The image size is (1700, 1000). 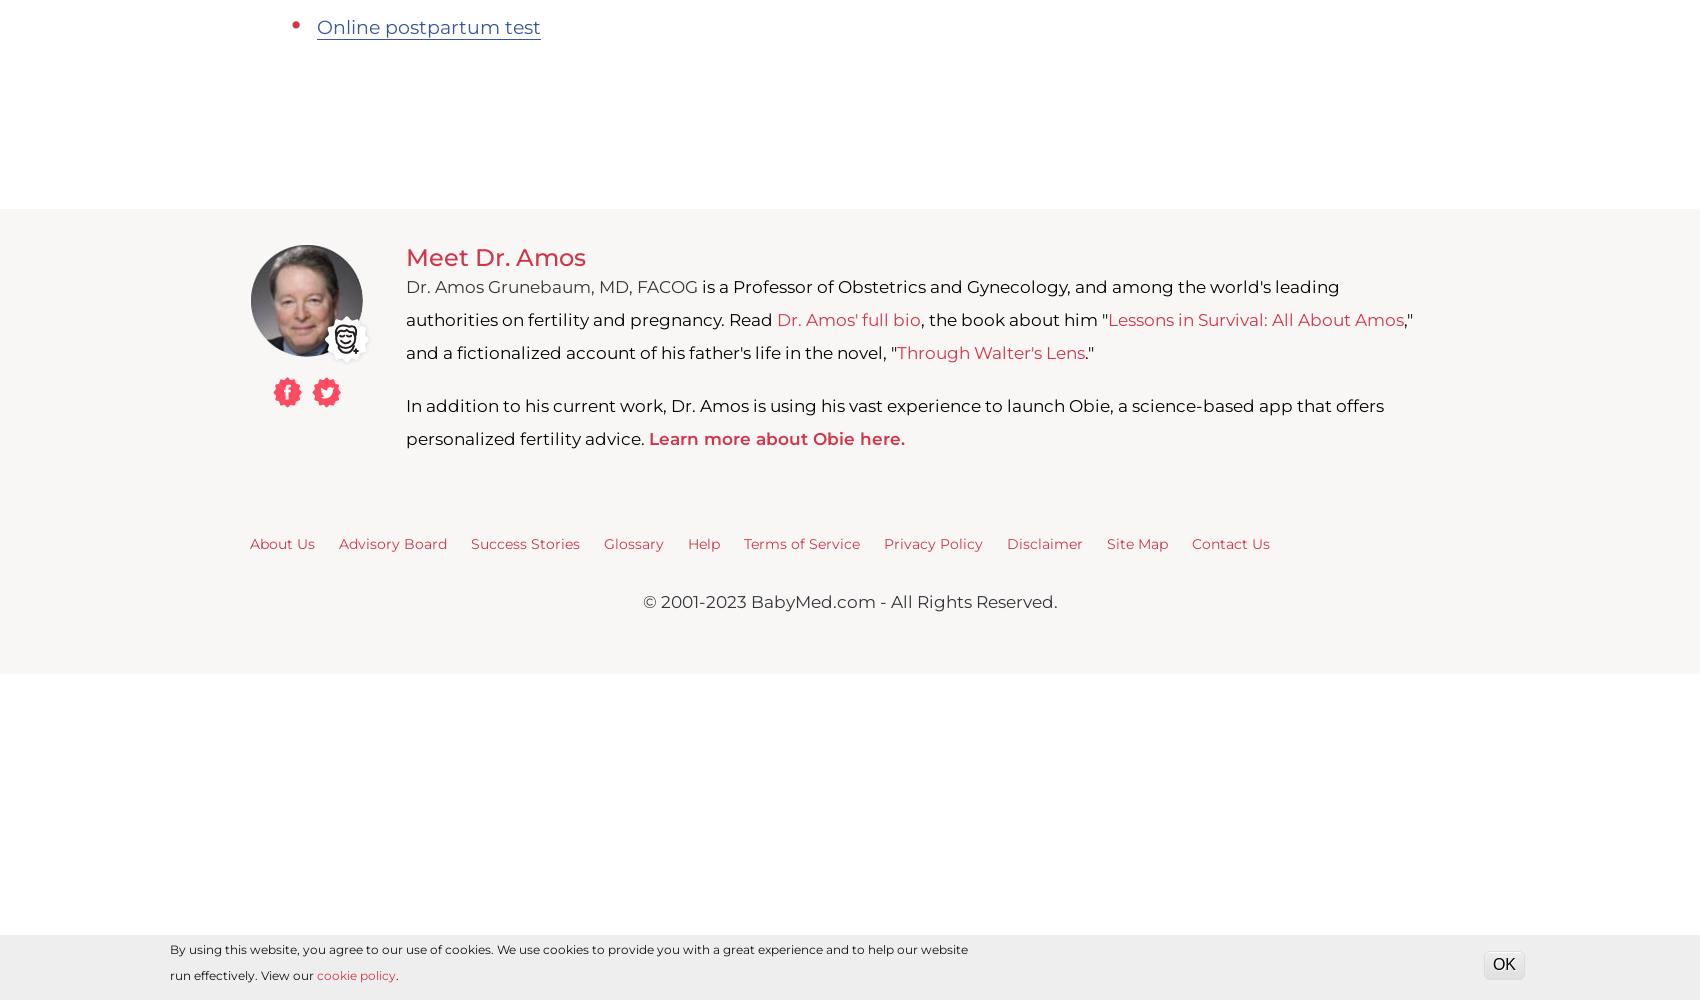 What do you see at coordinates (1006, 543) in the screenshot?
I see `'Disclaimer'` at bounding box center [1006, 543].